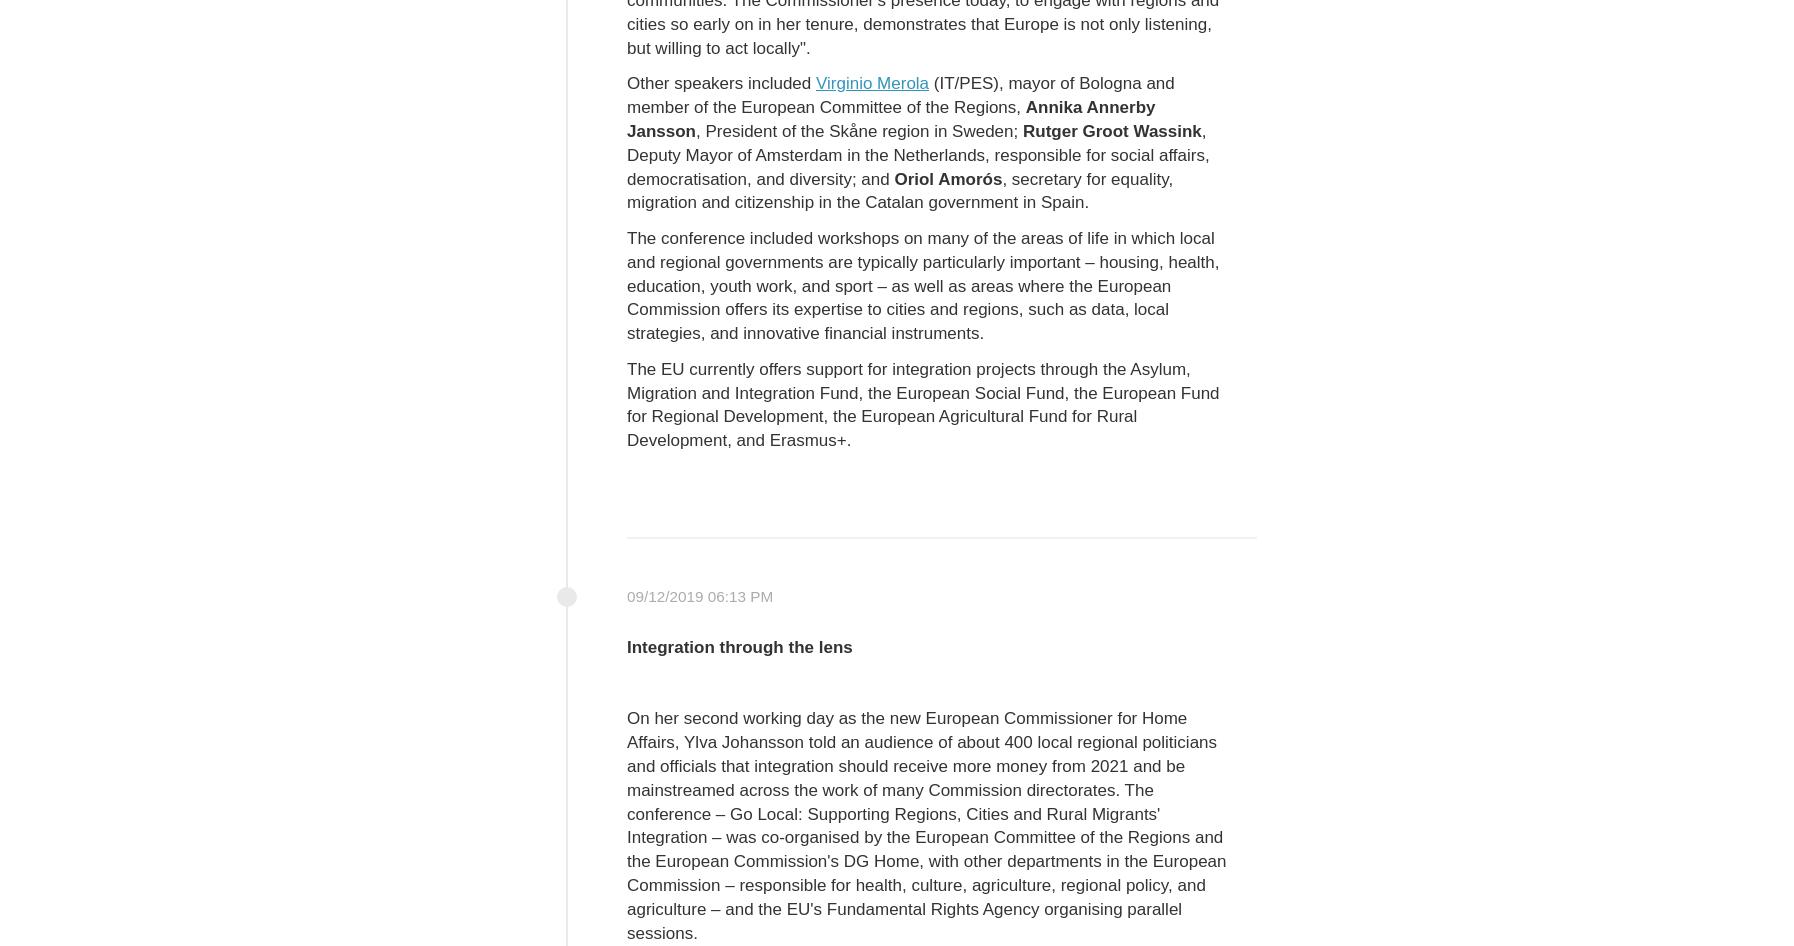 The image size is (1794, 946). Describe the element at coordinates (899, 190) in the screenshot. I see `', secretary for equality, migration and citizenship in the Catalan government in Spain.'` at that location.